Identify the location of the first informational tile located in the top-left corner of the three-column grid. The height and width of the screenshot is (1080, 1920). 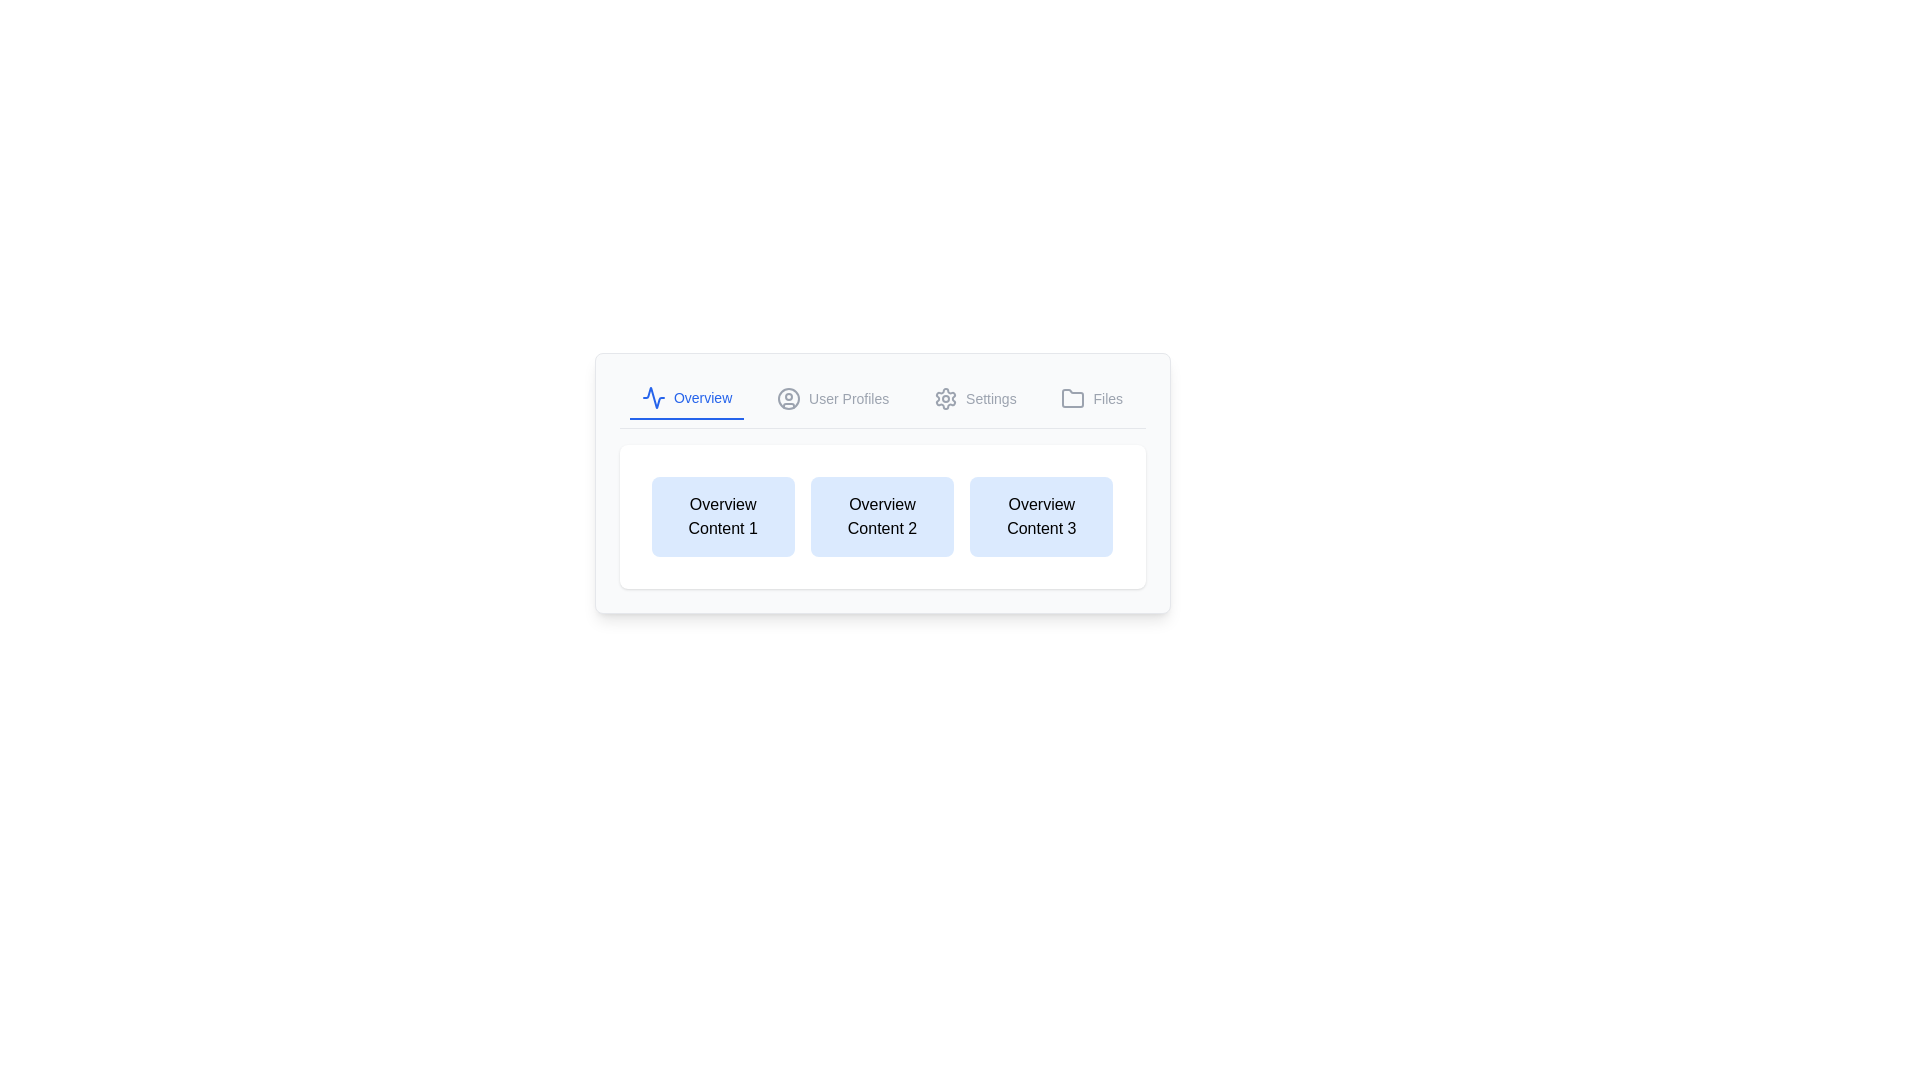
(722, 515).